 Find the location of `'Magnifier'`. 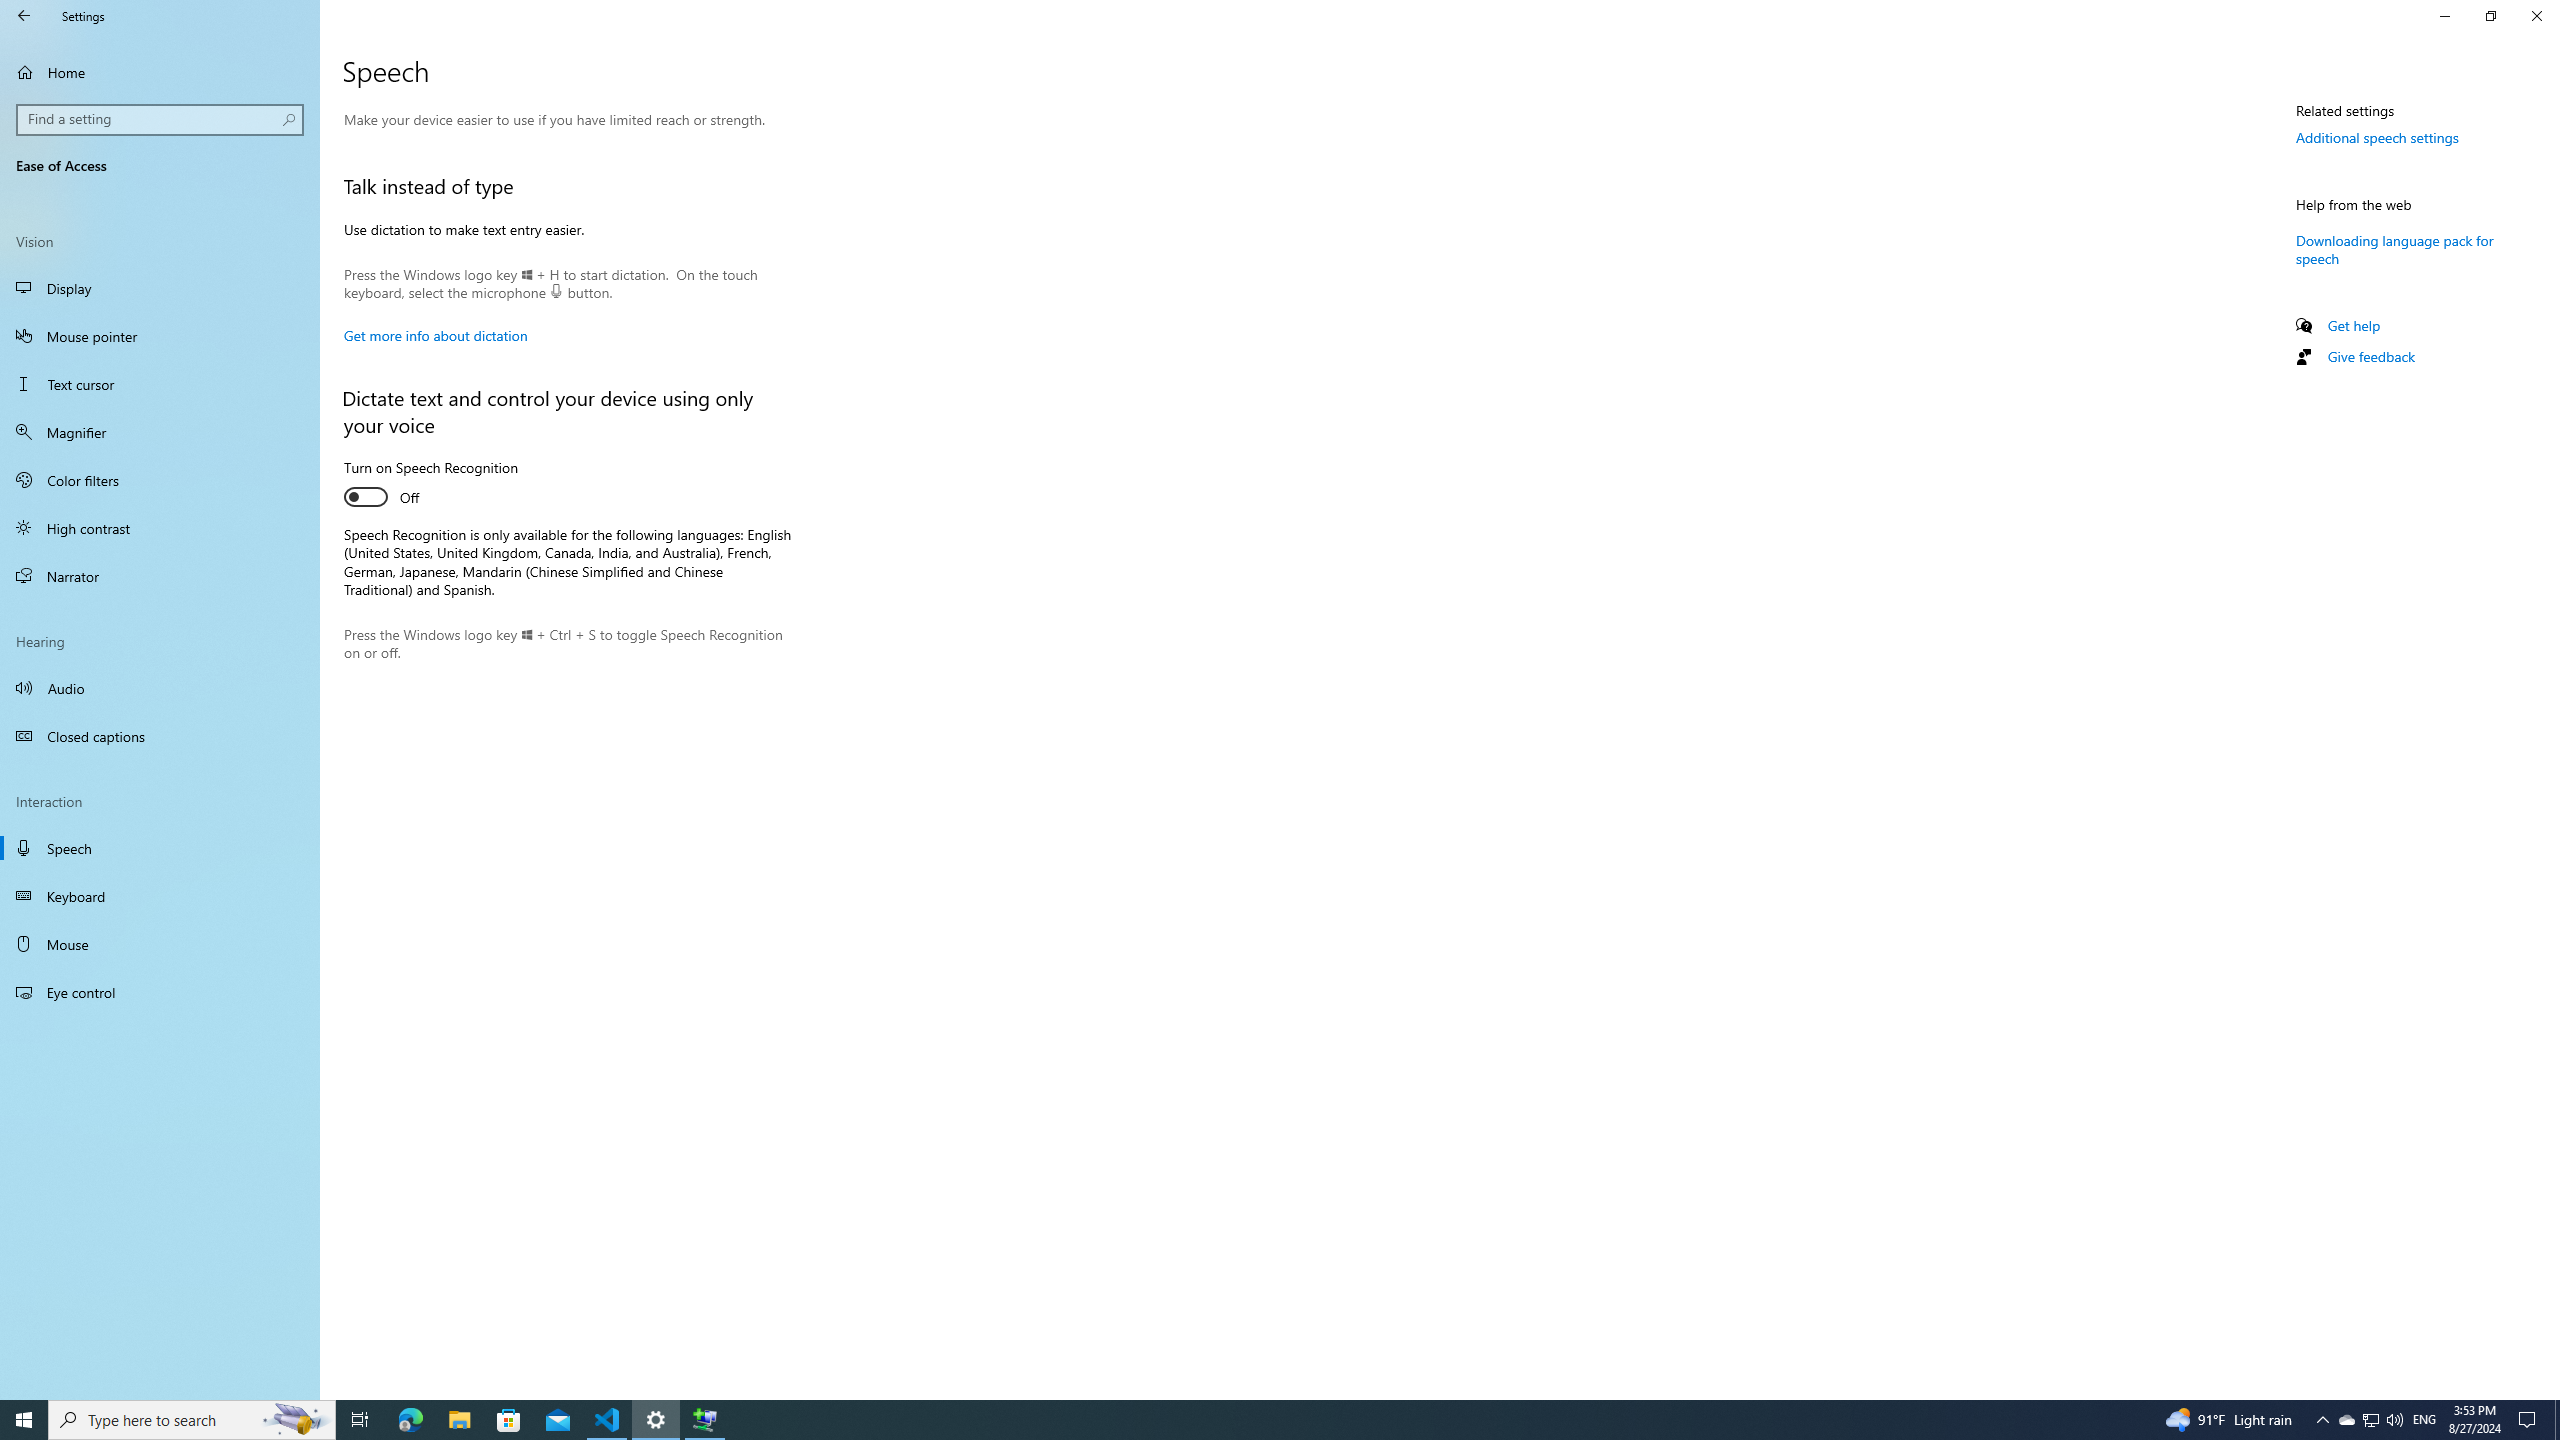

'Magnifier' is located at coordinates (159, 432).